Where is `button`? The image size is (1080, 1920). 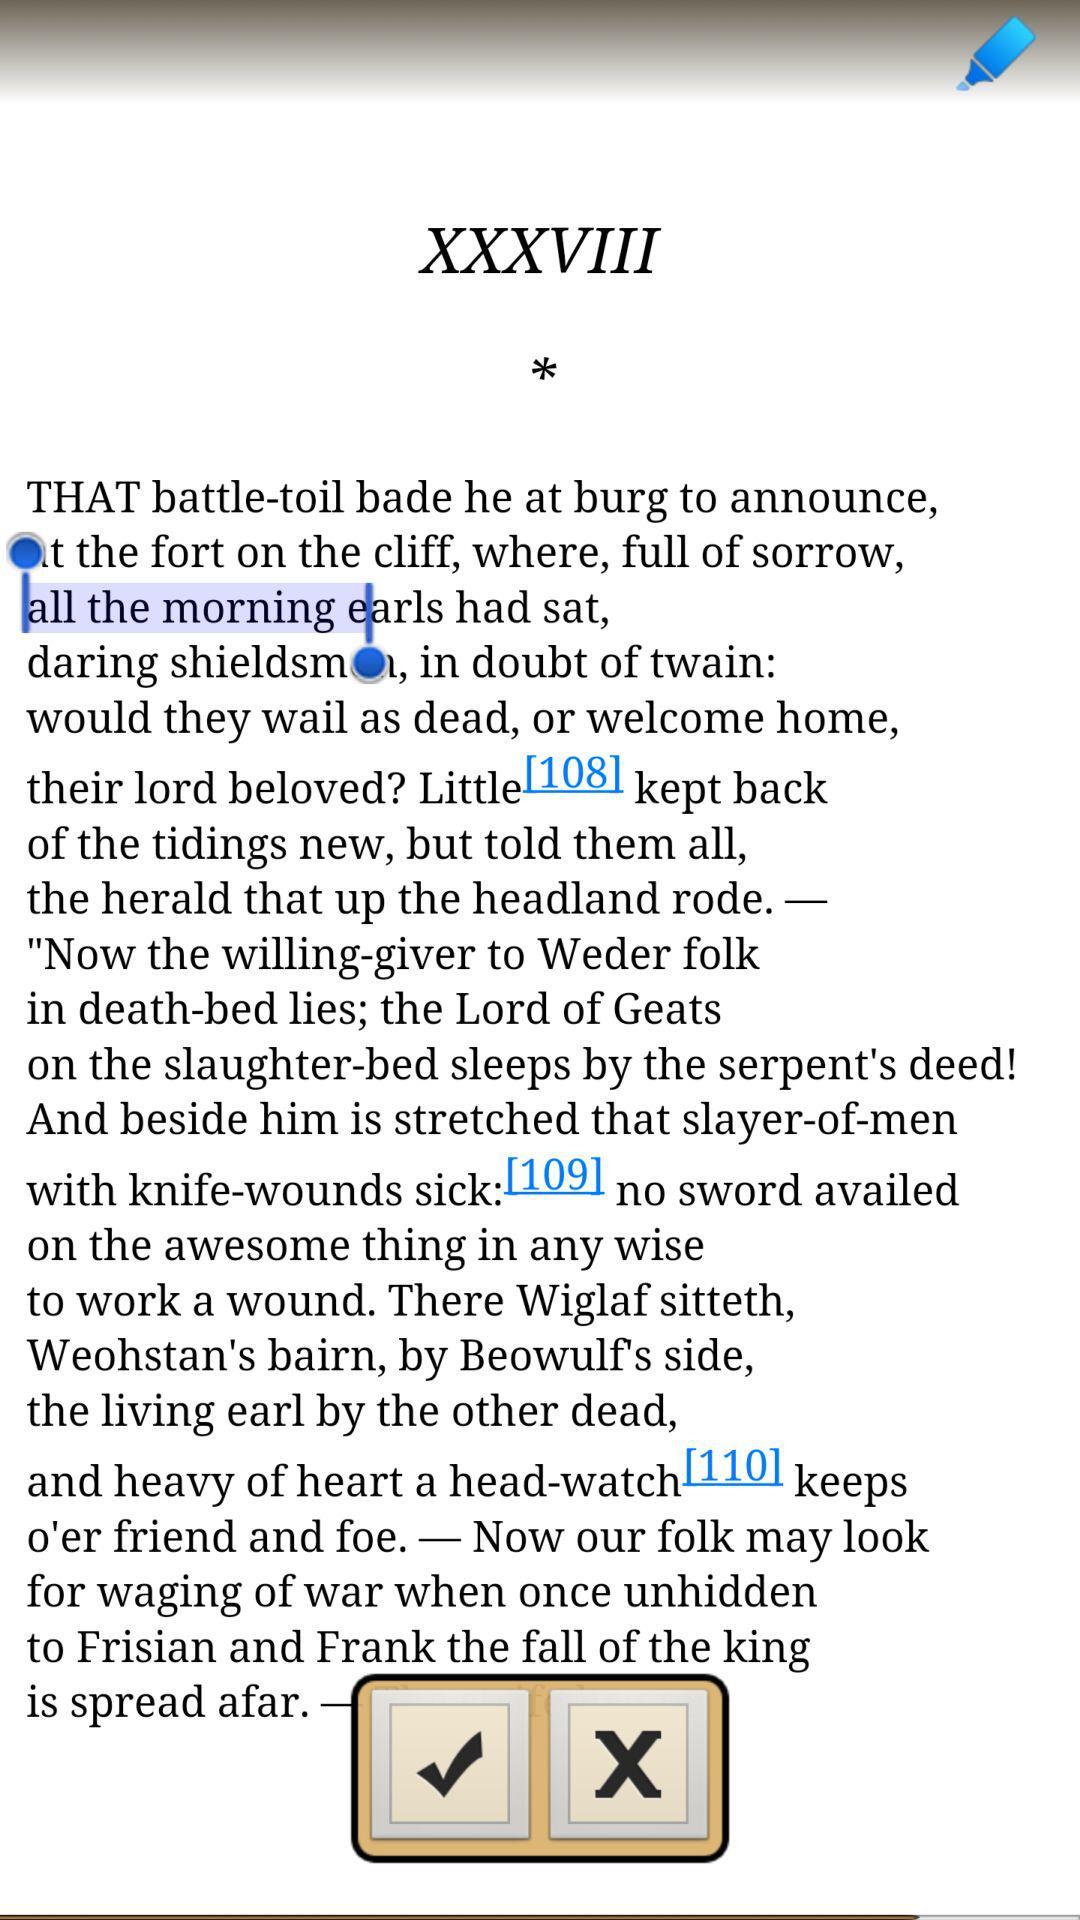
button is located at coordinates (628, 1770).